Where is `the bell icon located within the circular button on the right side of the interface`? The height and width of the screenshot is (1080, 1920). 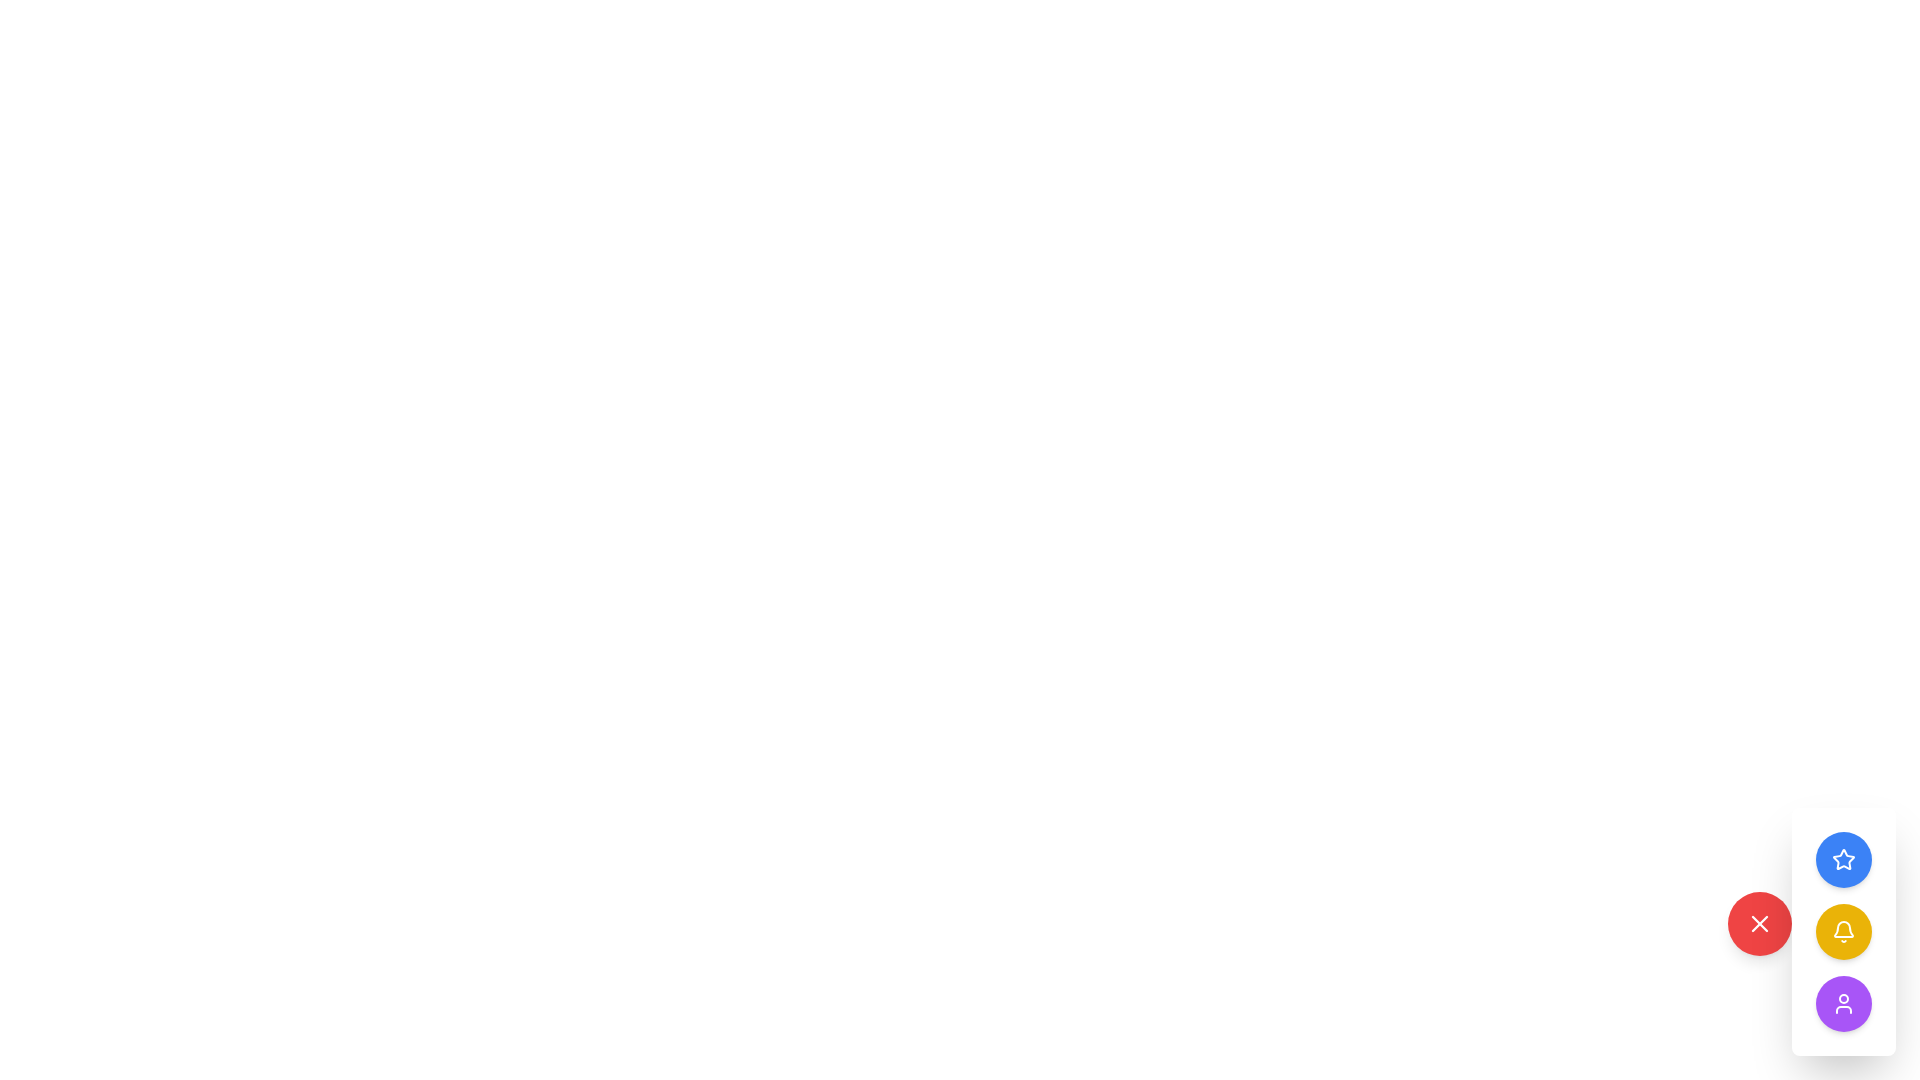
the bell icon located within the circular button on the right side of the interface is located at coordinates (1842, 932).